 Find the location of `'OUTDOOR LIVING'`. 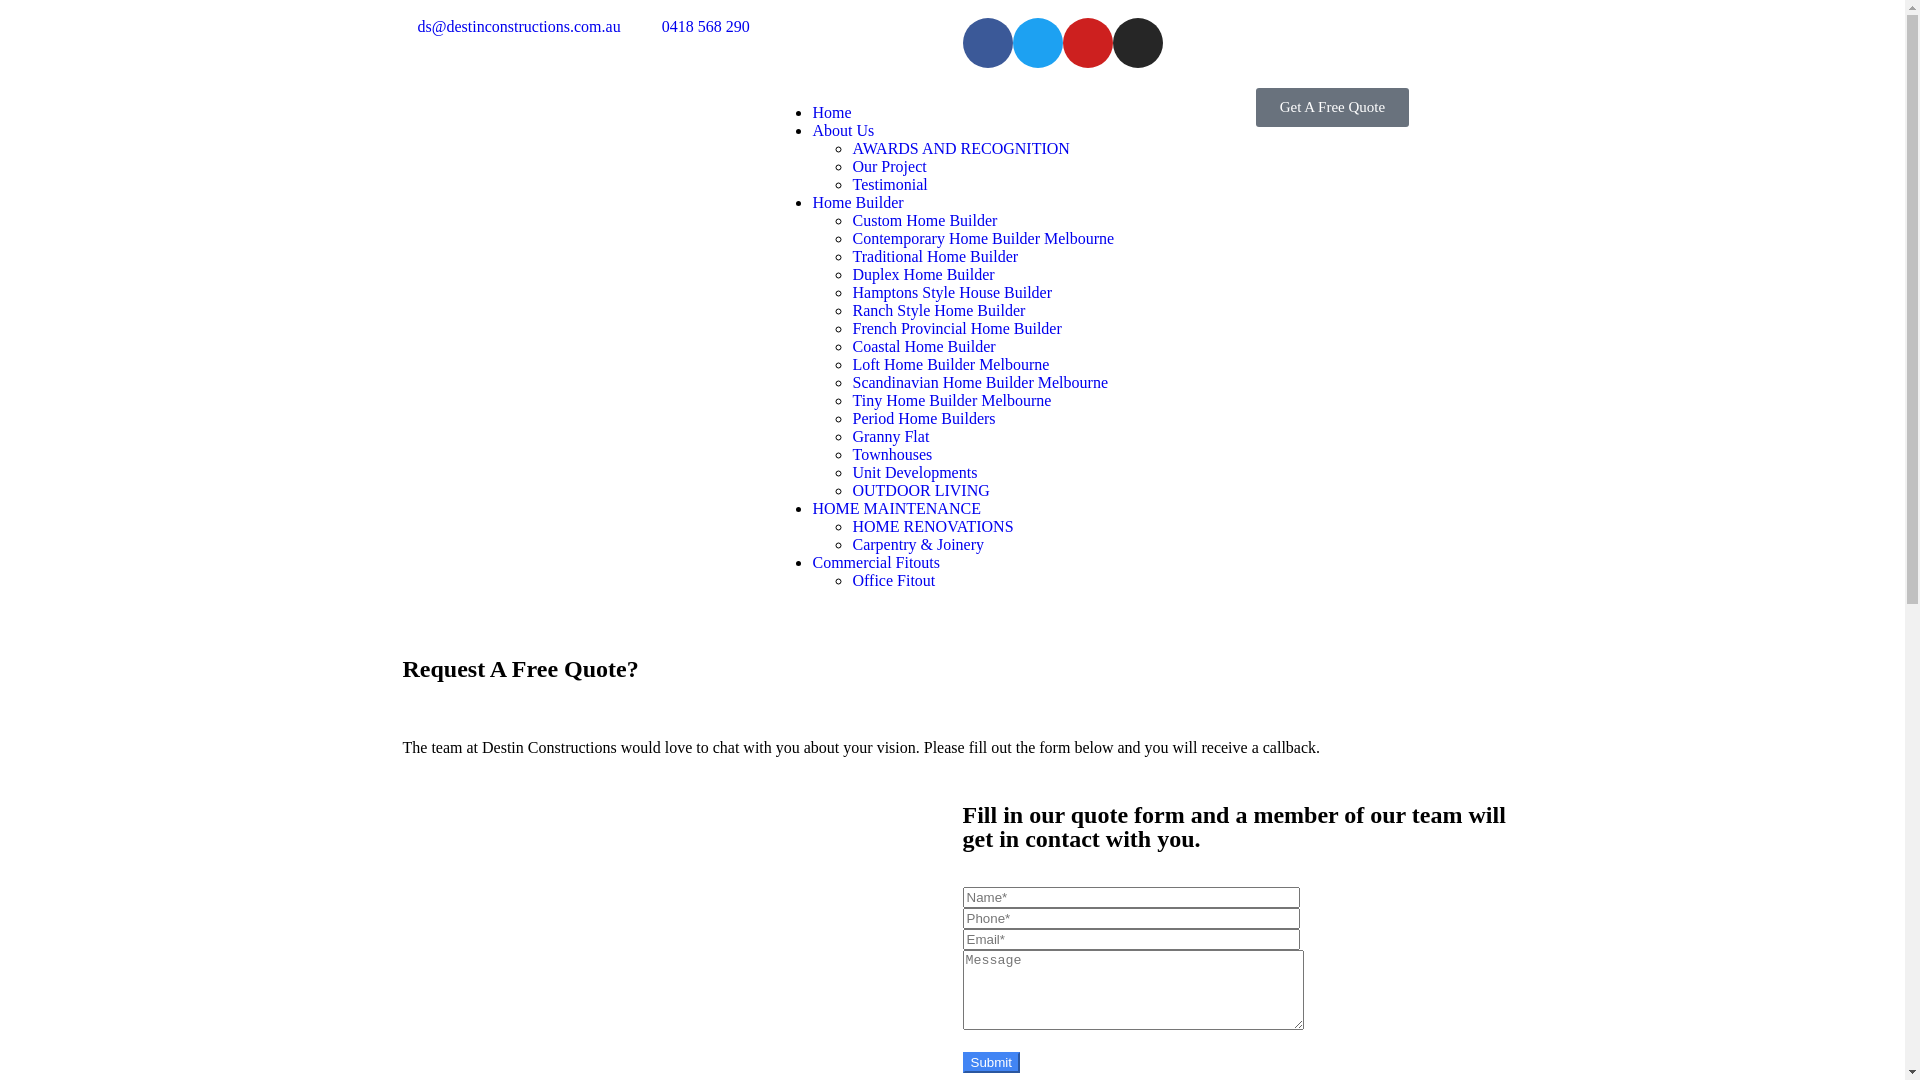

'OUTDOOR LIVING' is located at coordinates (919, 490).